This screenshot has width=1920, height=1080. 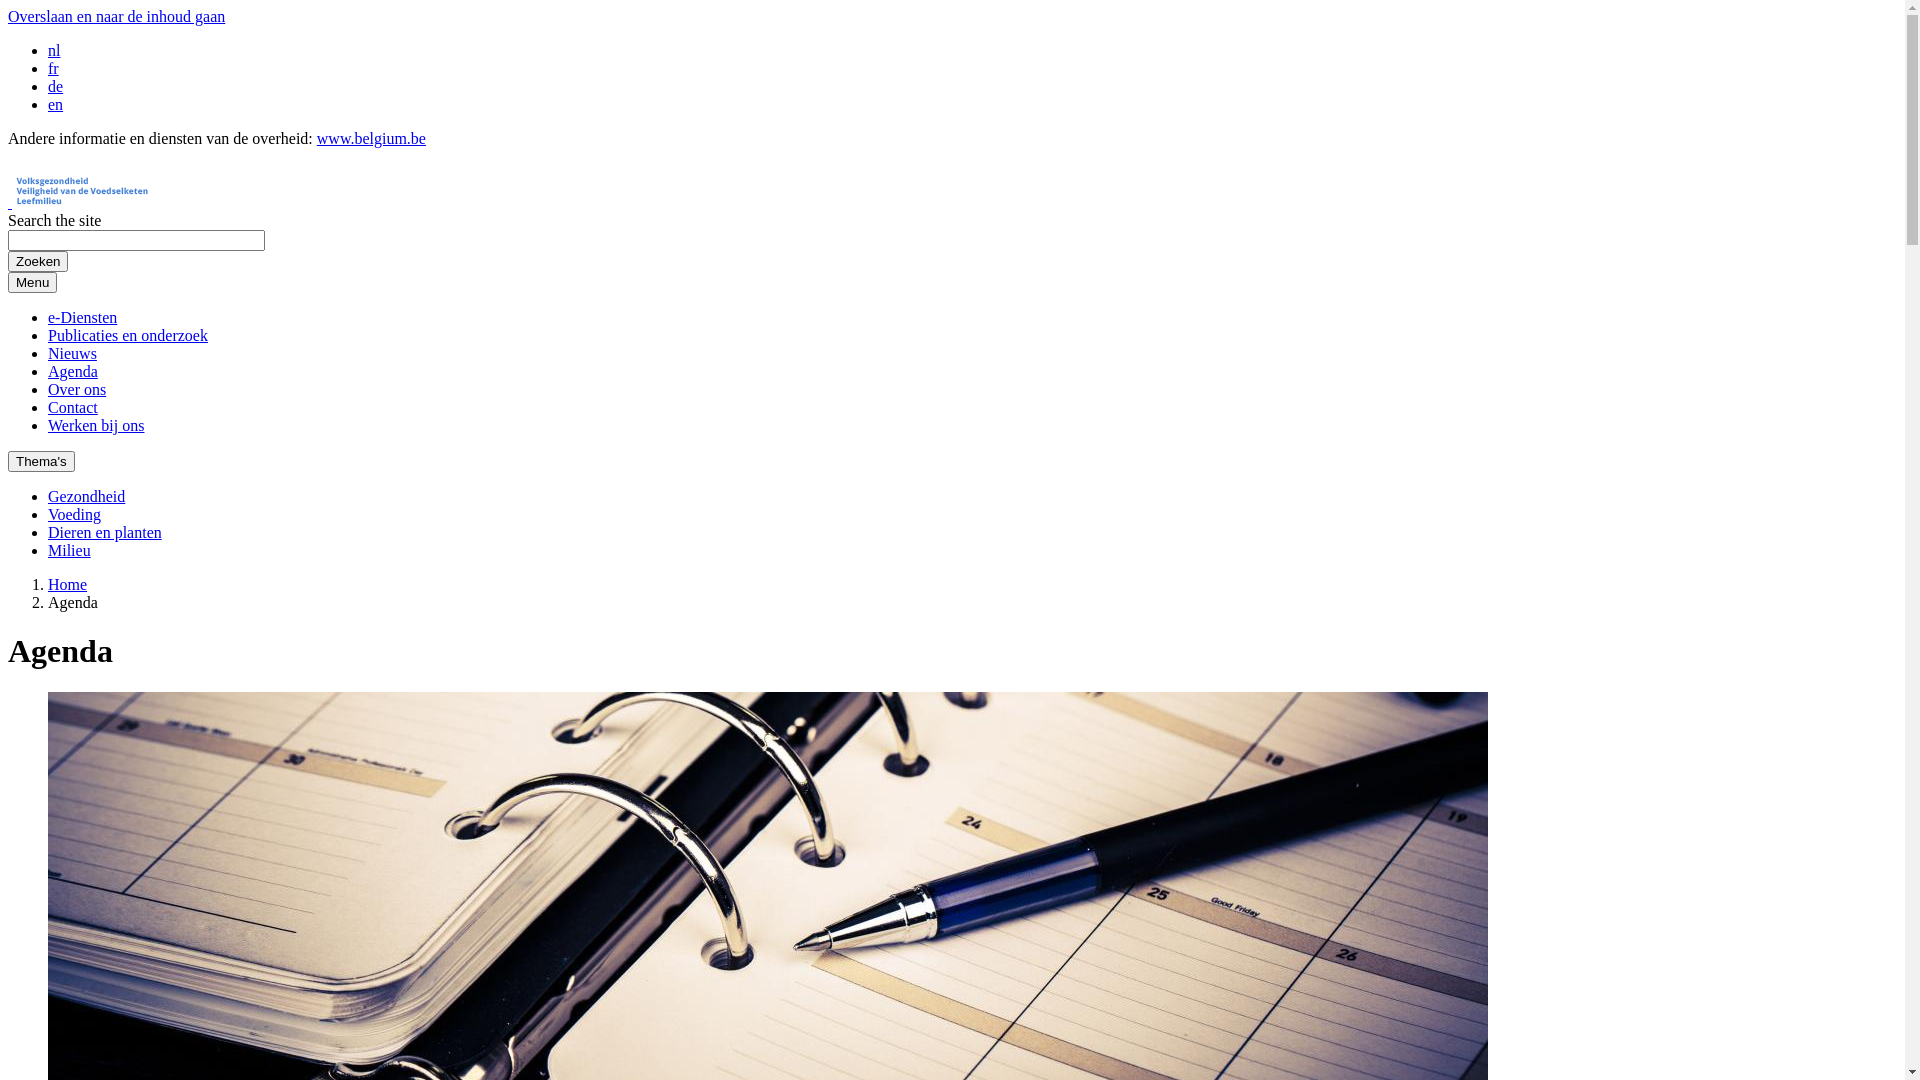 I want to click on 'www.belgium.be', so click(x=371, y=137).